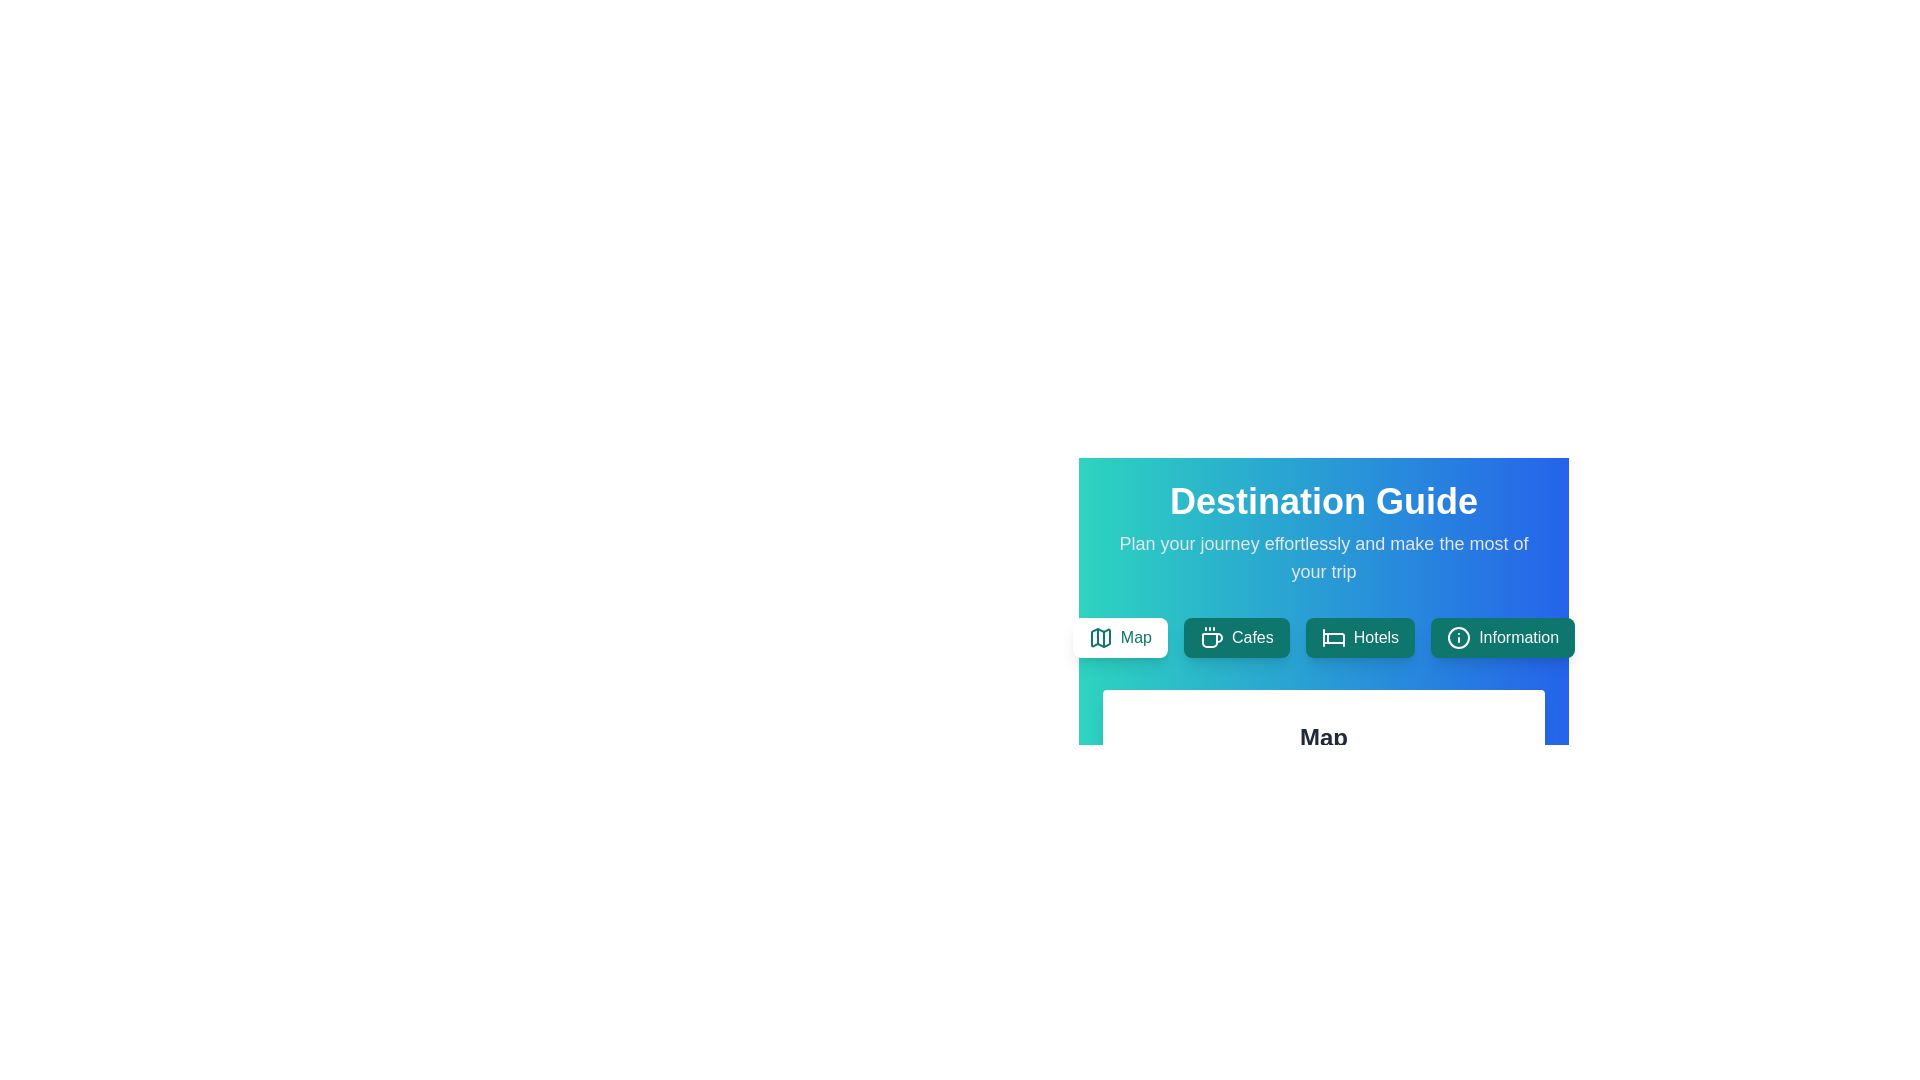 This screenshot has width=1920, height=1080. Describe the element at coordinates (1118, 637) in the screenshot. I see `the Map tab in the navigation menu` at that location.